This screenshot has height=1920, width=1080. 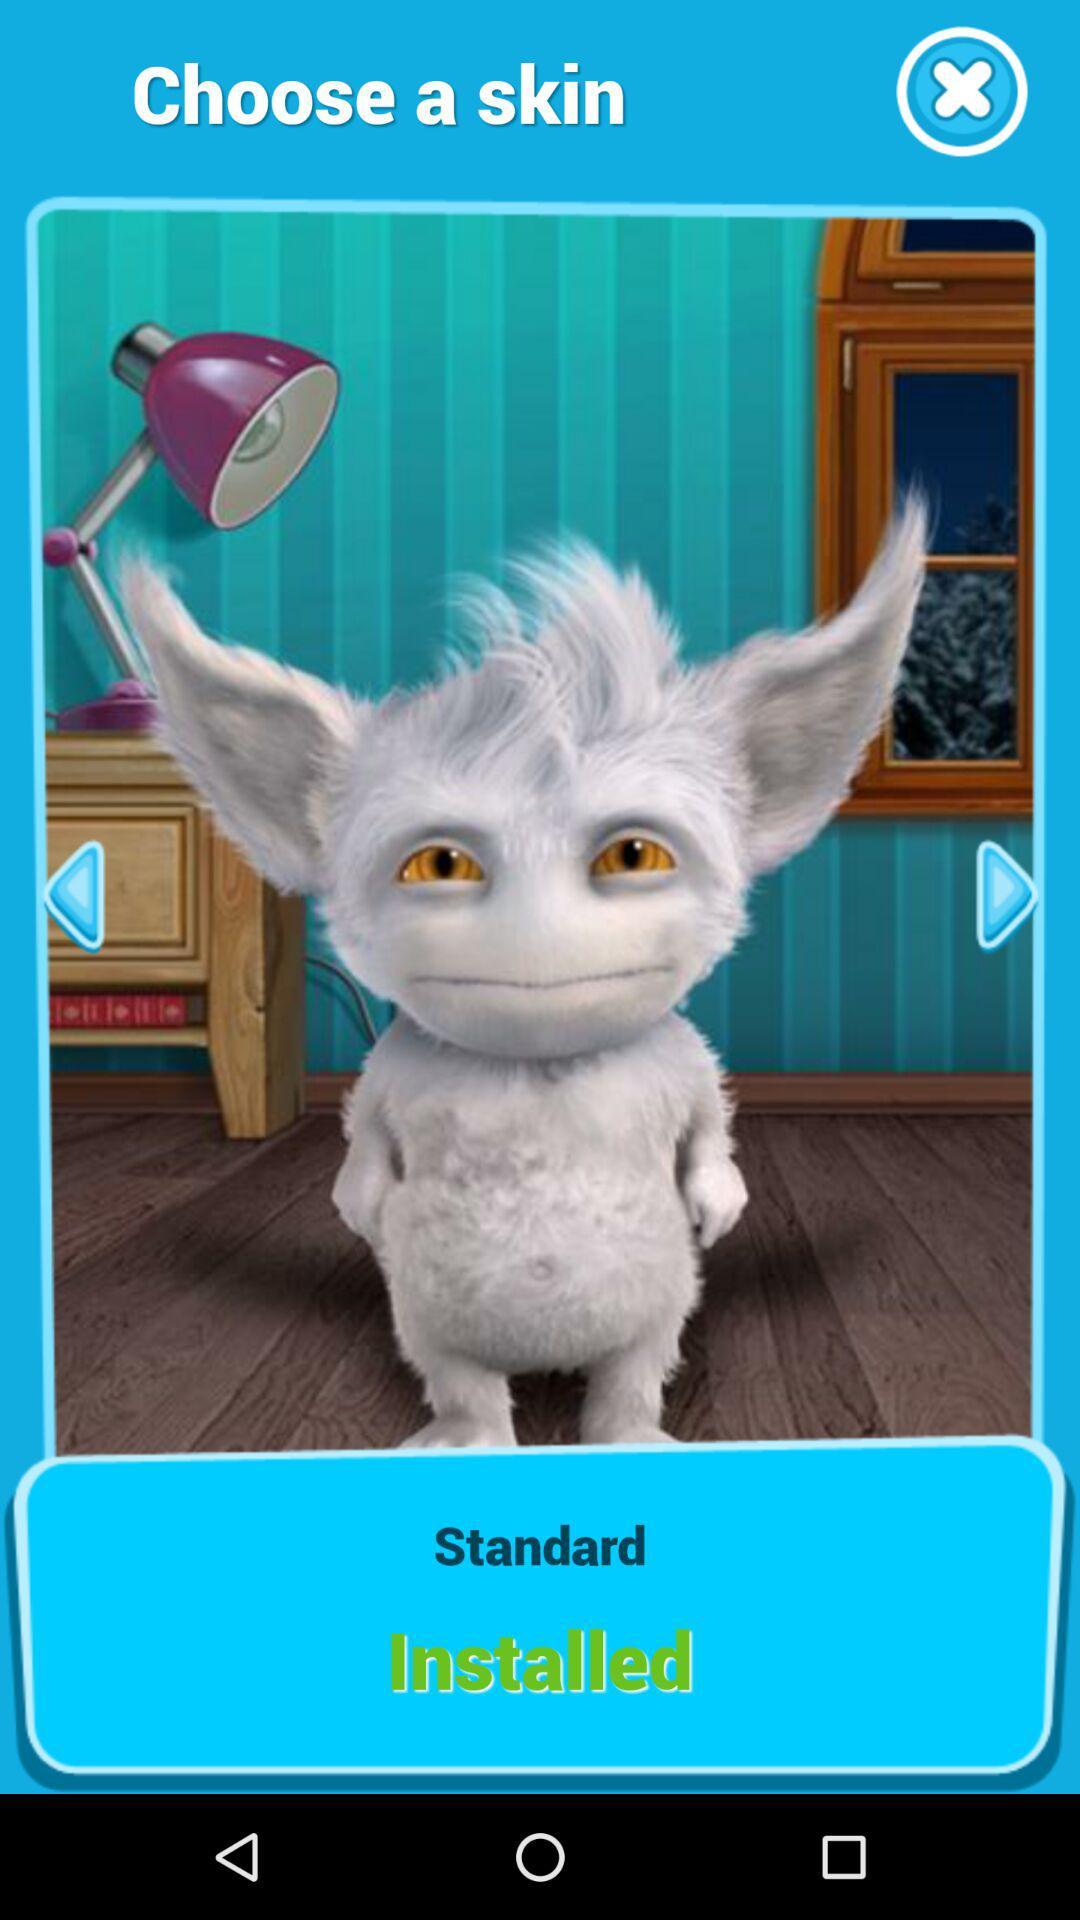 What do you see at coordinates (960, 90) in the screenshot?
I see `option` at bounding box center [960, 90].